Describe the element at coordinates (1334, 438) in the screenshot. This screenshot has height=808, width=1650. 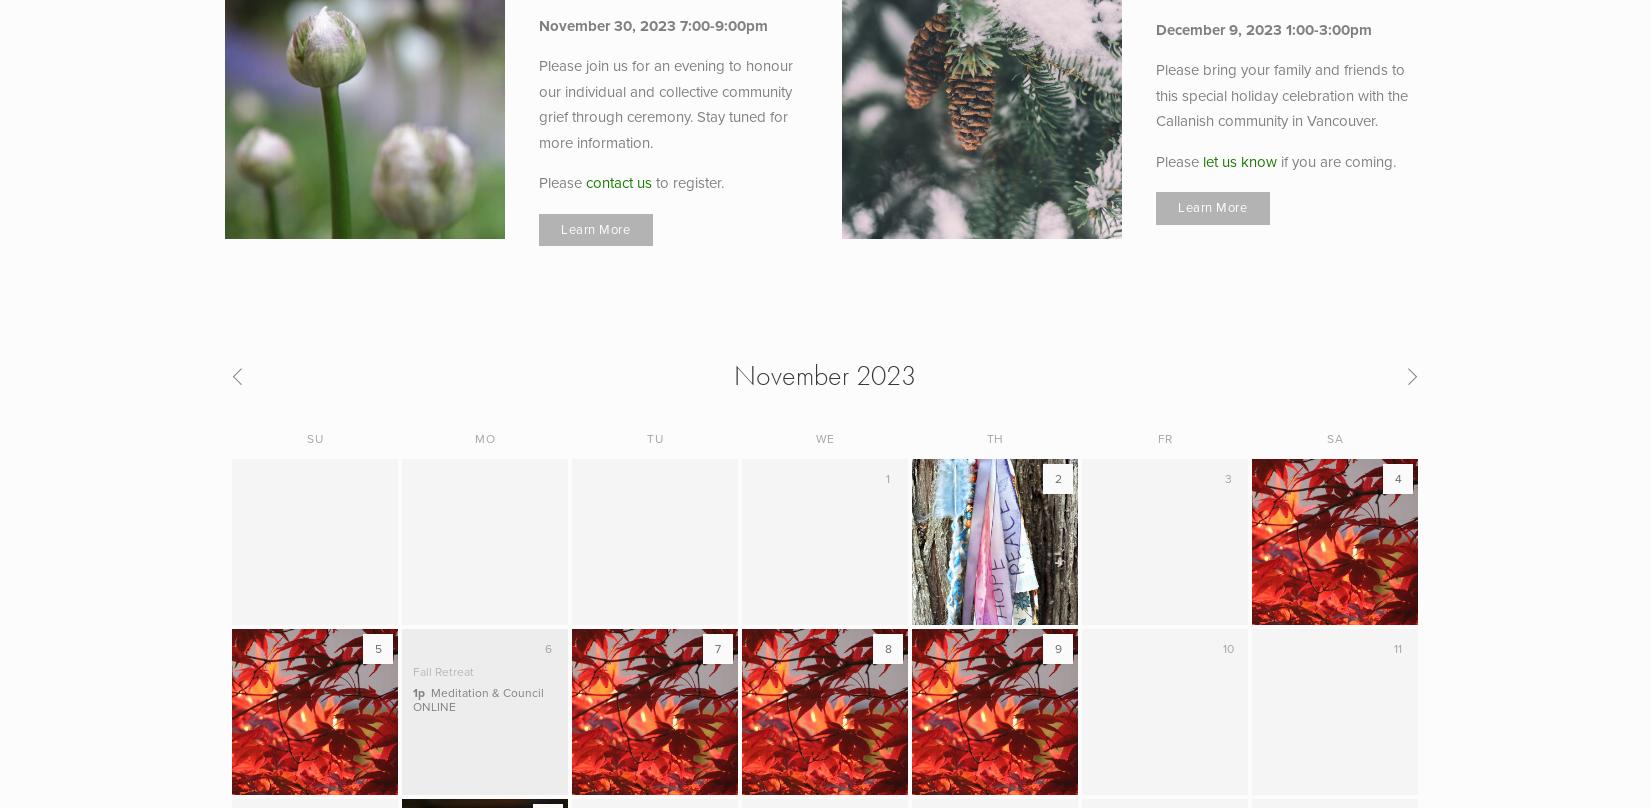
I see `'Sa'` at that location.